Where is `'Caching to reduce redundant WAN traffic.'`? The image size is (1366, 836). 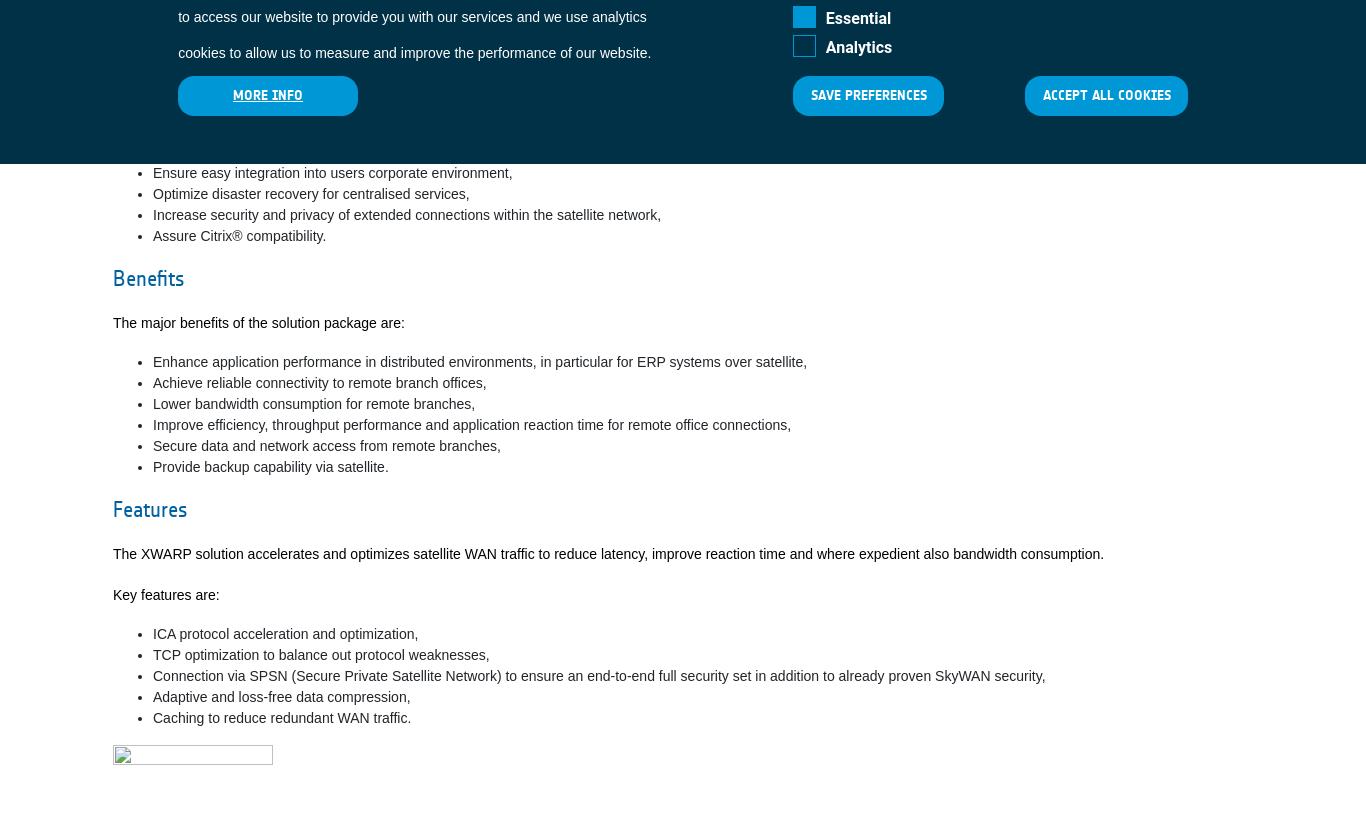 'Caching to reduce redundant WAN traffic.' is located at coordinates (281, 718).